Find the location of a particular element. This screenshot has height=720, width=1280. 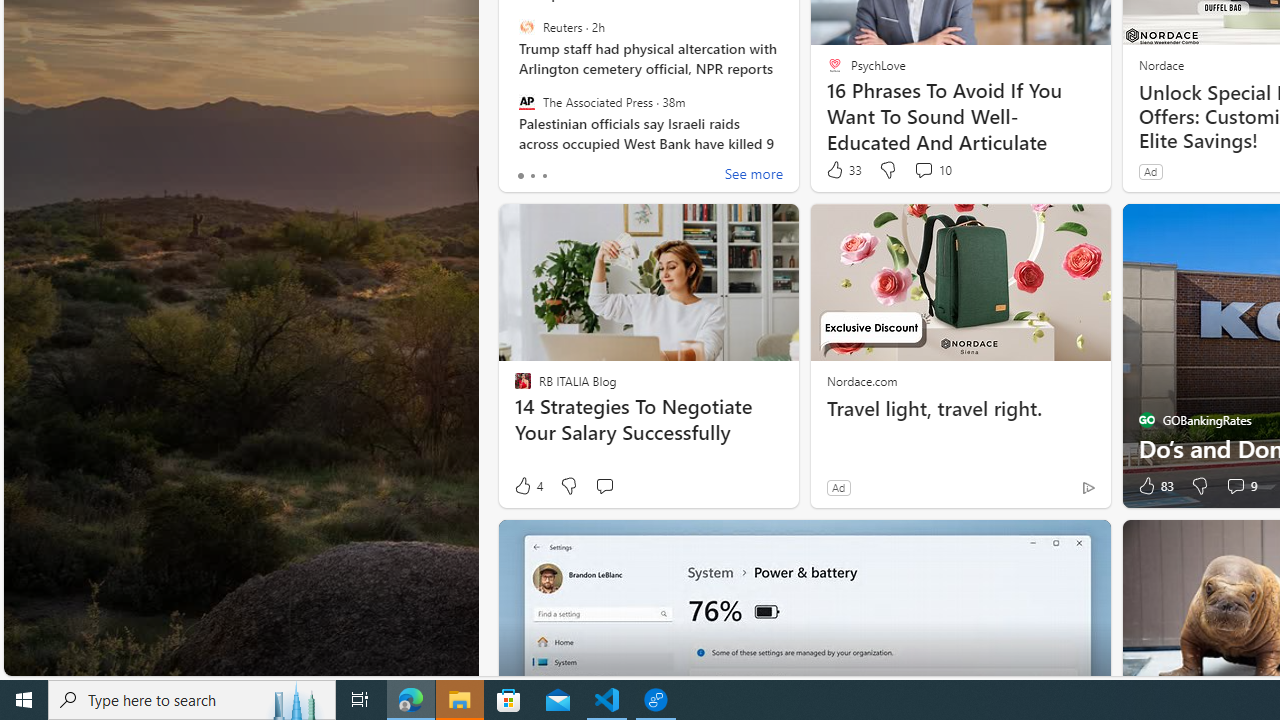

'Dislike' is located at coordinates (1200, 486).